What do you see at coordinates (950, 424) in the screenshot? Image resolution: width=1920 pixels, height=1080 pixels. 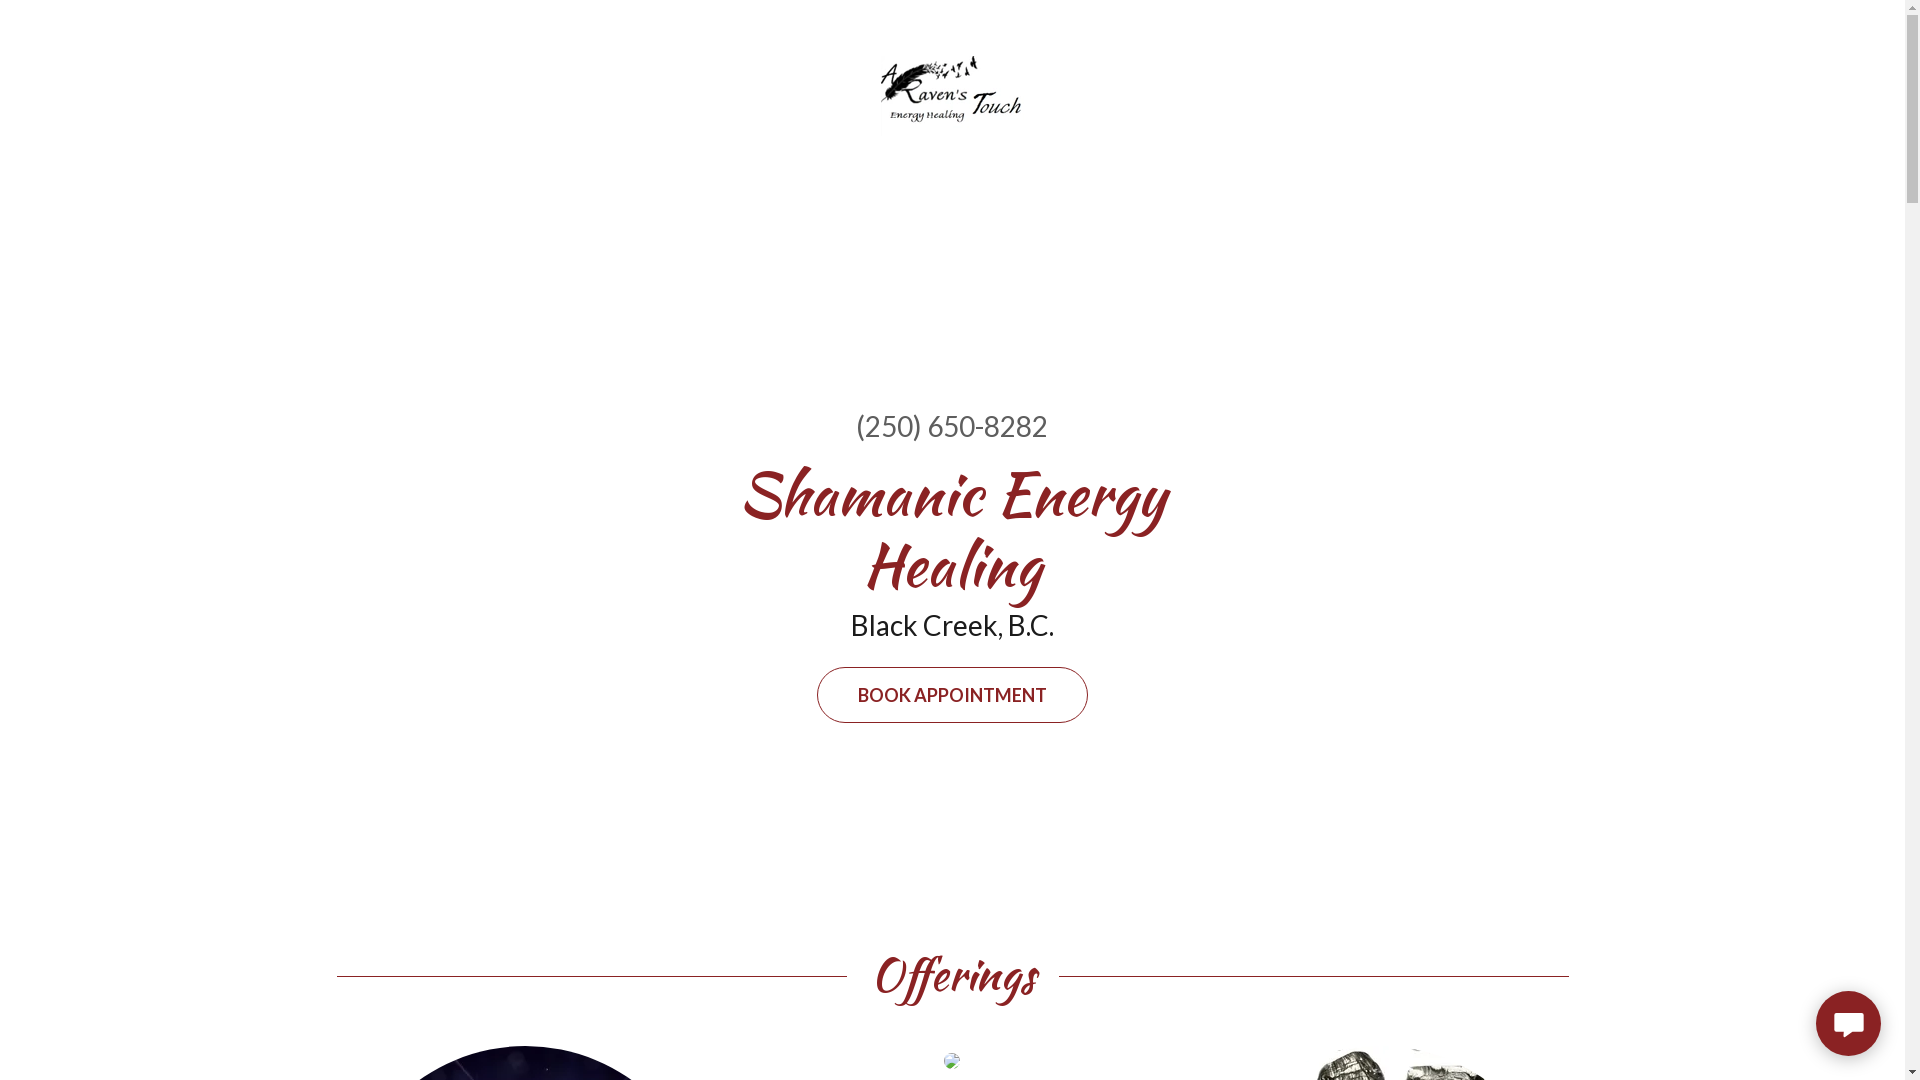 I see `'(250) 650-8282'` at bounding box center [950, 424].